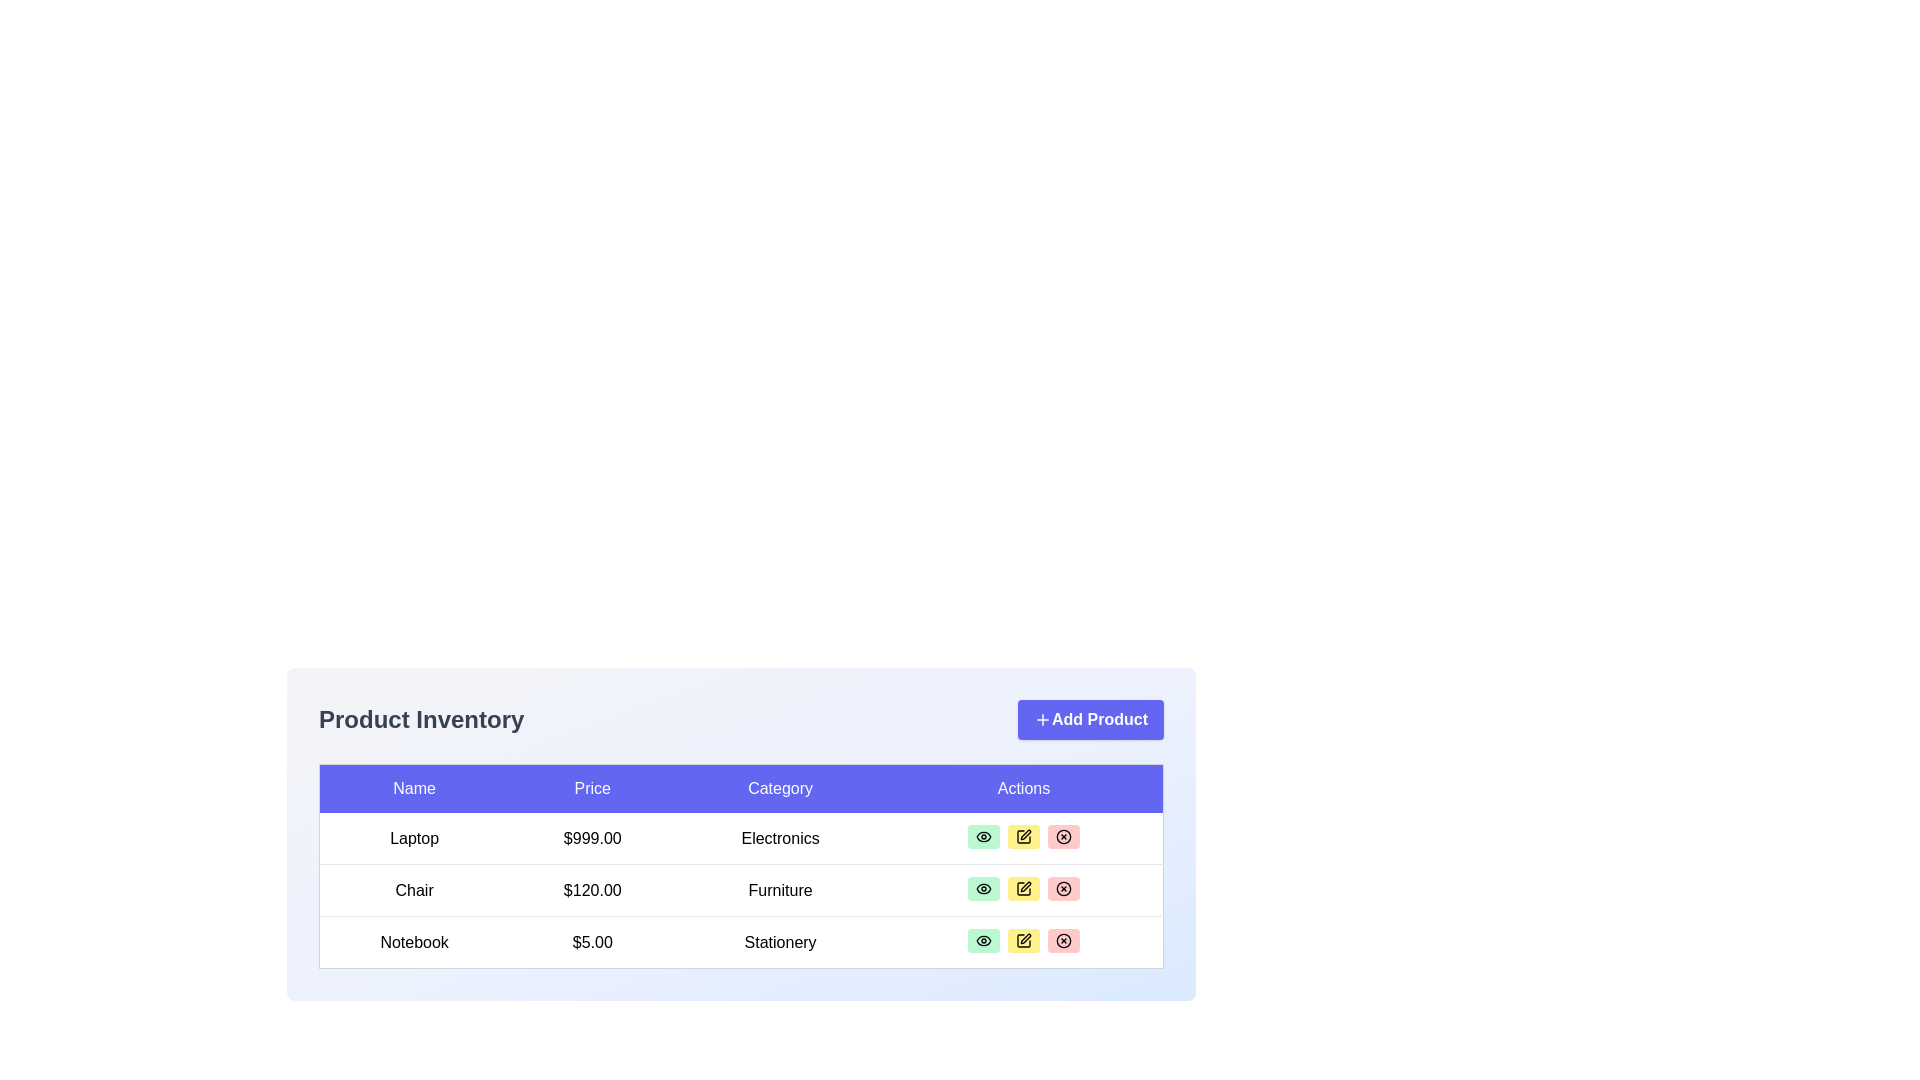 The image size is (1920, 1080). Describe the element at coordinates (1023, 837) in the screenshot. I see `the 'Edit' icon button located in the 'Actions' column for the 'Electronics' product category to initiate editing the product details` at that location.